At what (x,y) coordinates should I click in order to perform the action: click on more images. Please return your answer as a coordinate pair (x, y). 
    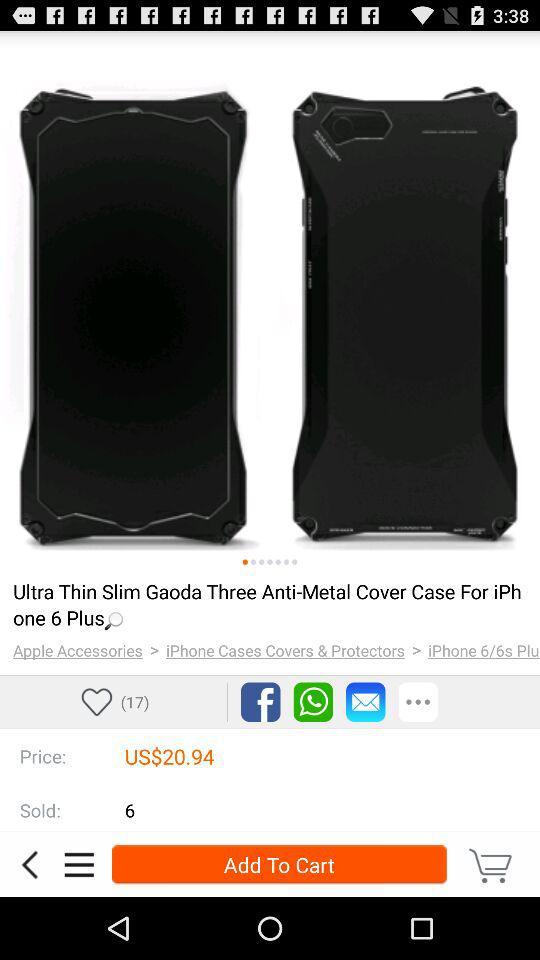
    Looking at the image, I should click on (261, 562).